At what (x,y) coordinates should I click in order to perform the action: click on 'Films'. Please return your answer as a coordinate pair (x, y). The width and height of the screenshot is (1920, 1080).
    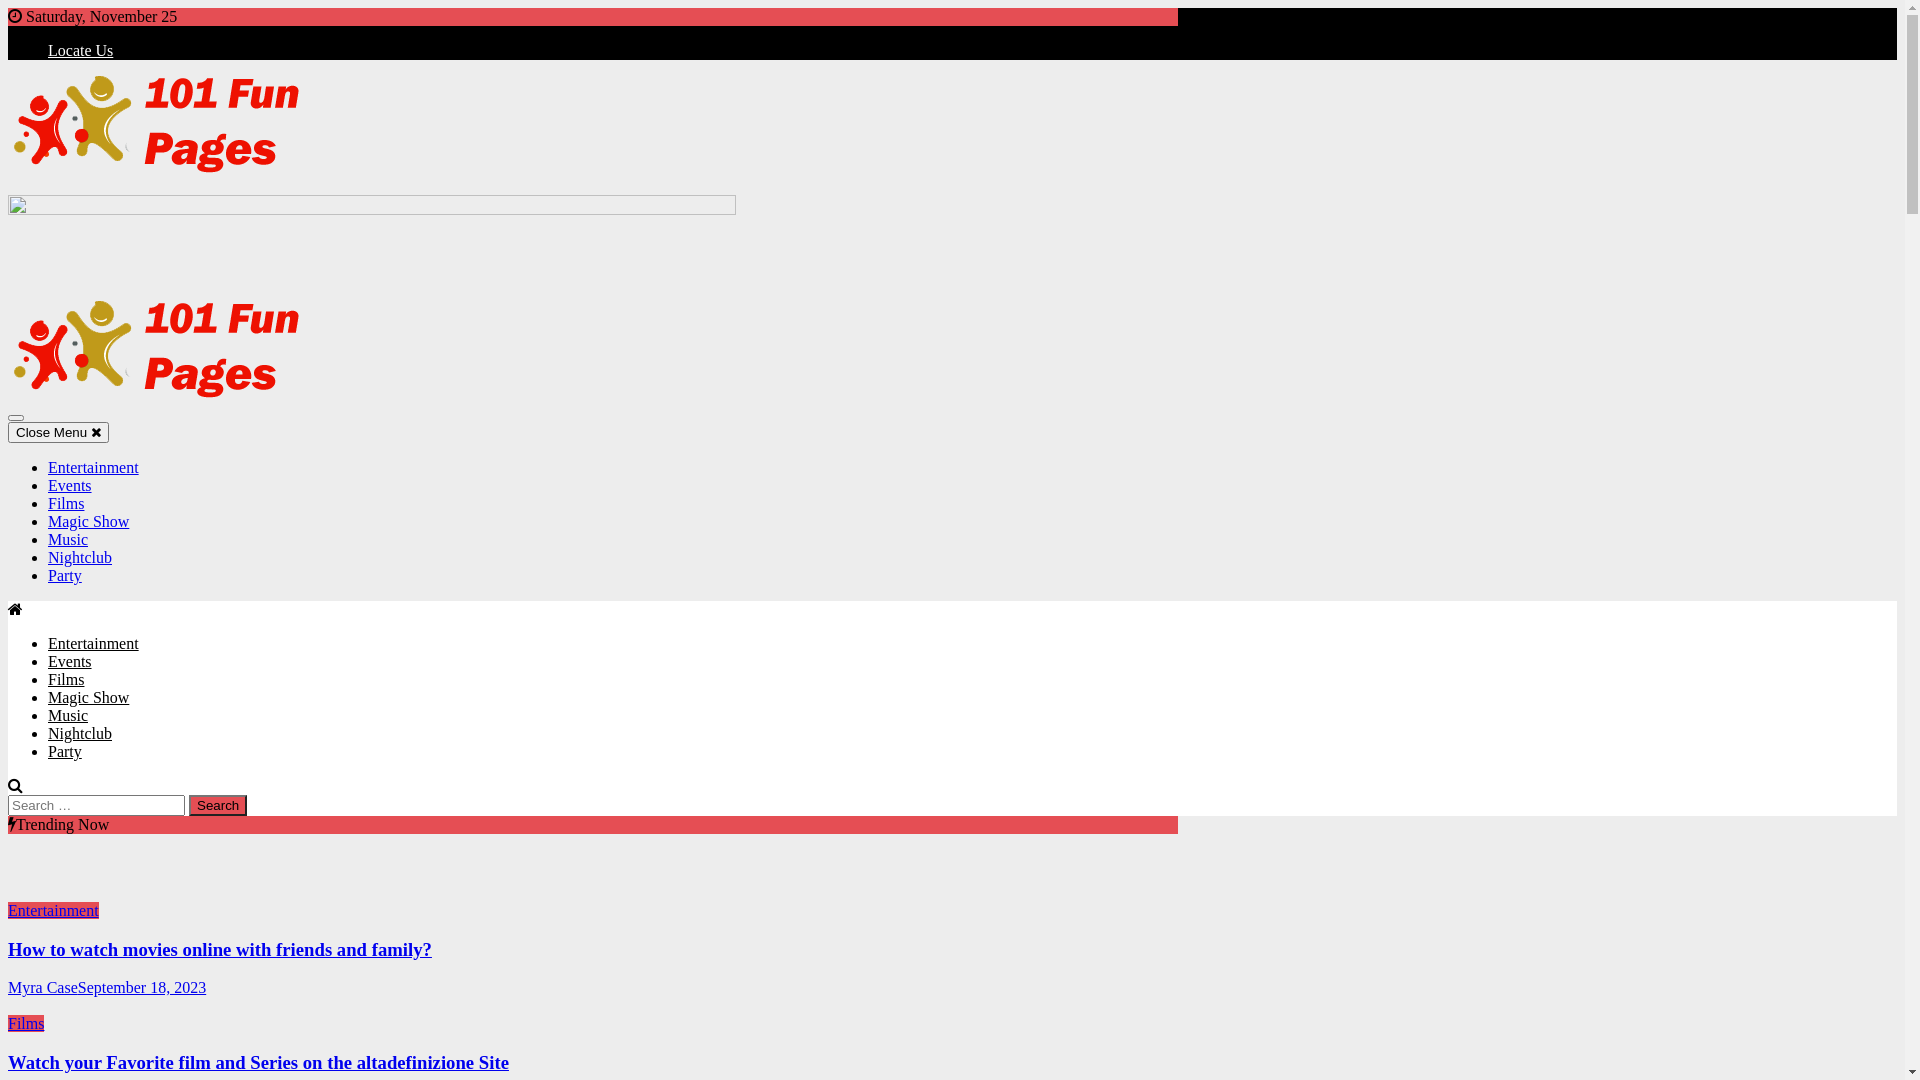
    Looking at the image, I should click on (8, 1023).